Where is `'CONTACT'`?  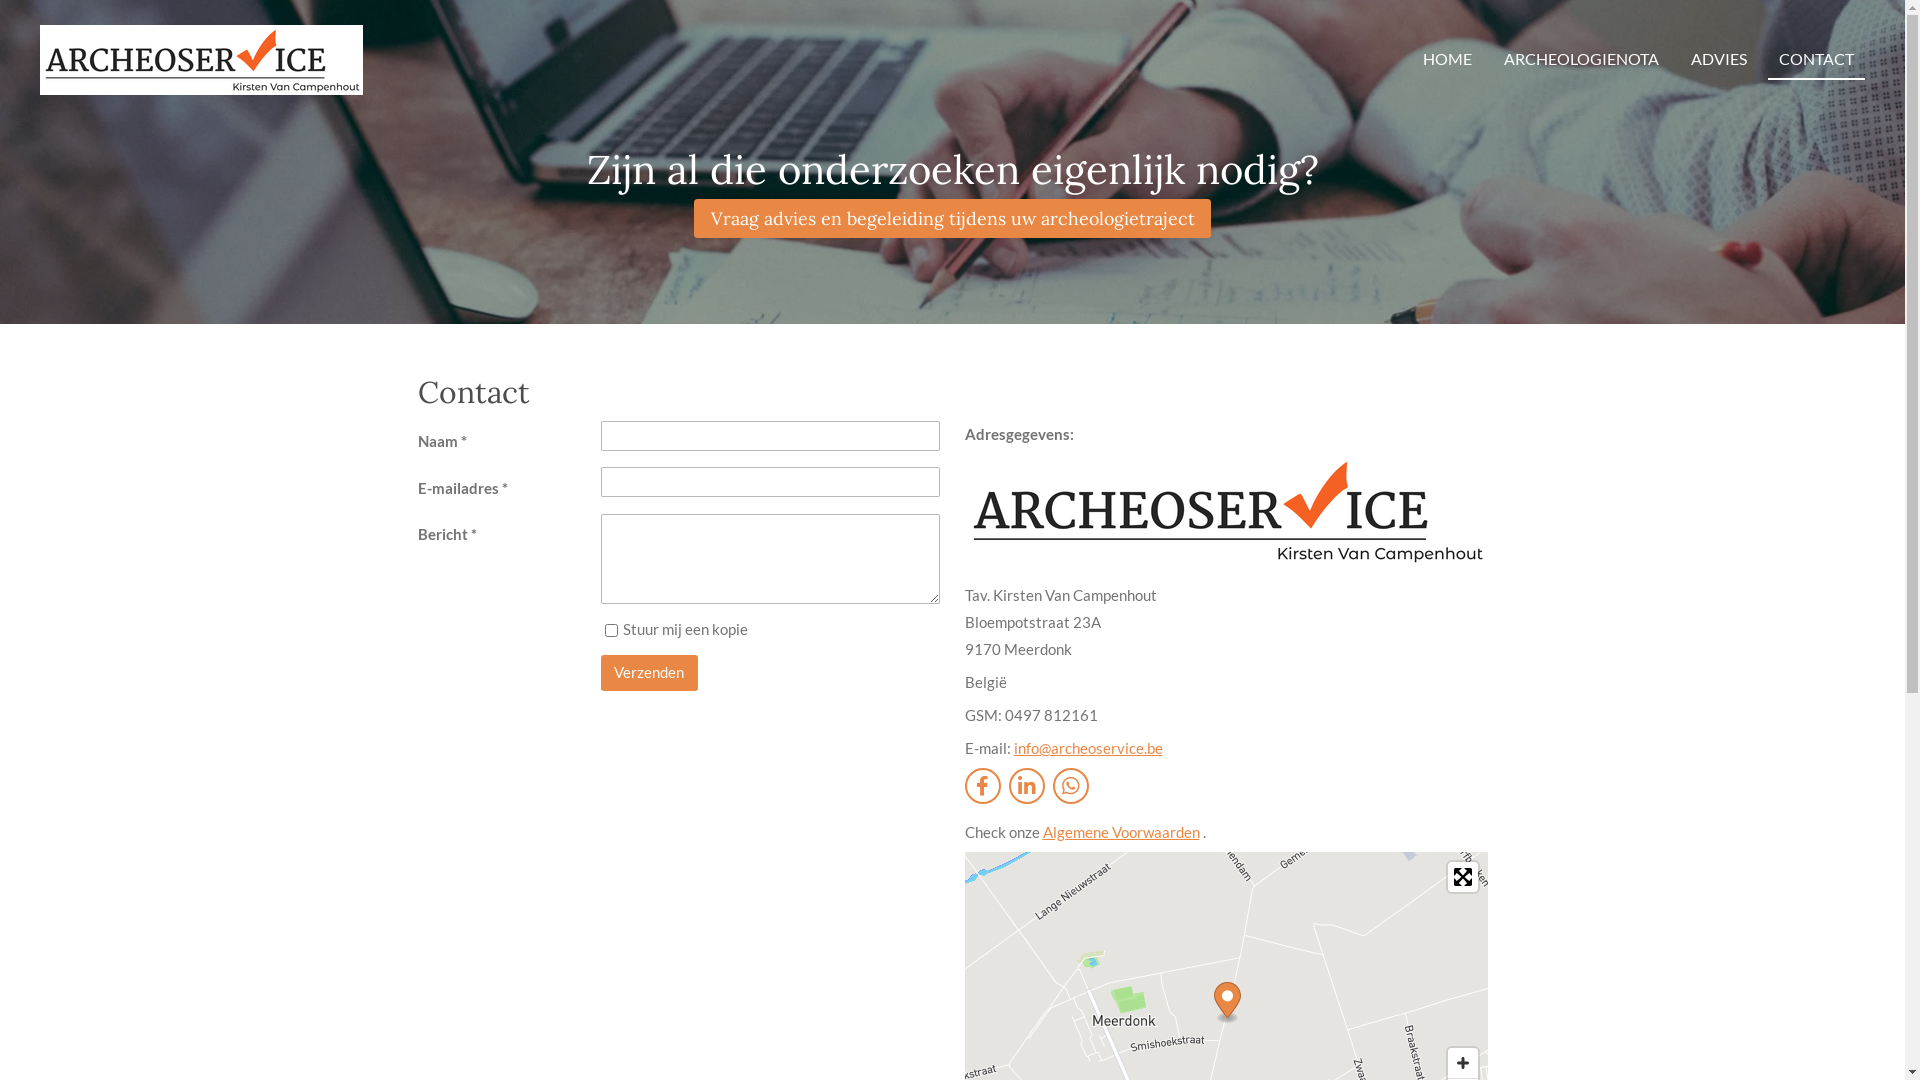 'CONTACT' is located at coordinates (1816, 59).